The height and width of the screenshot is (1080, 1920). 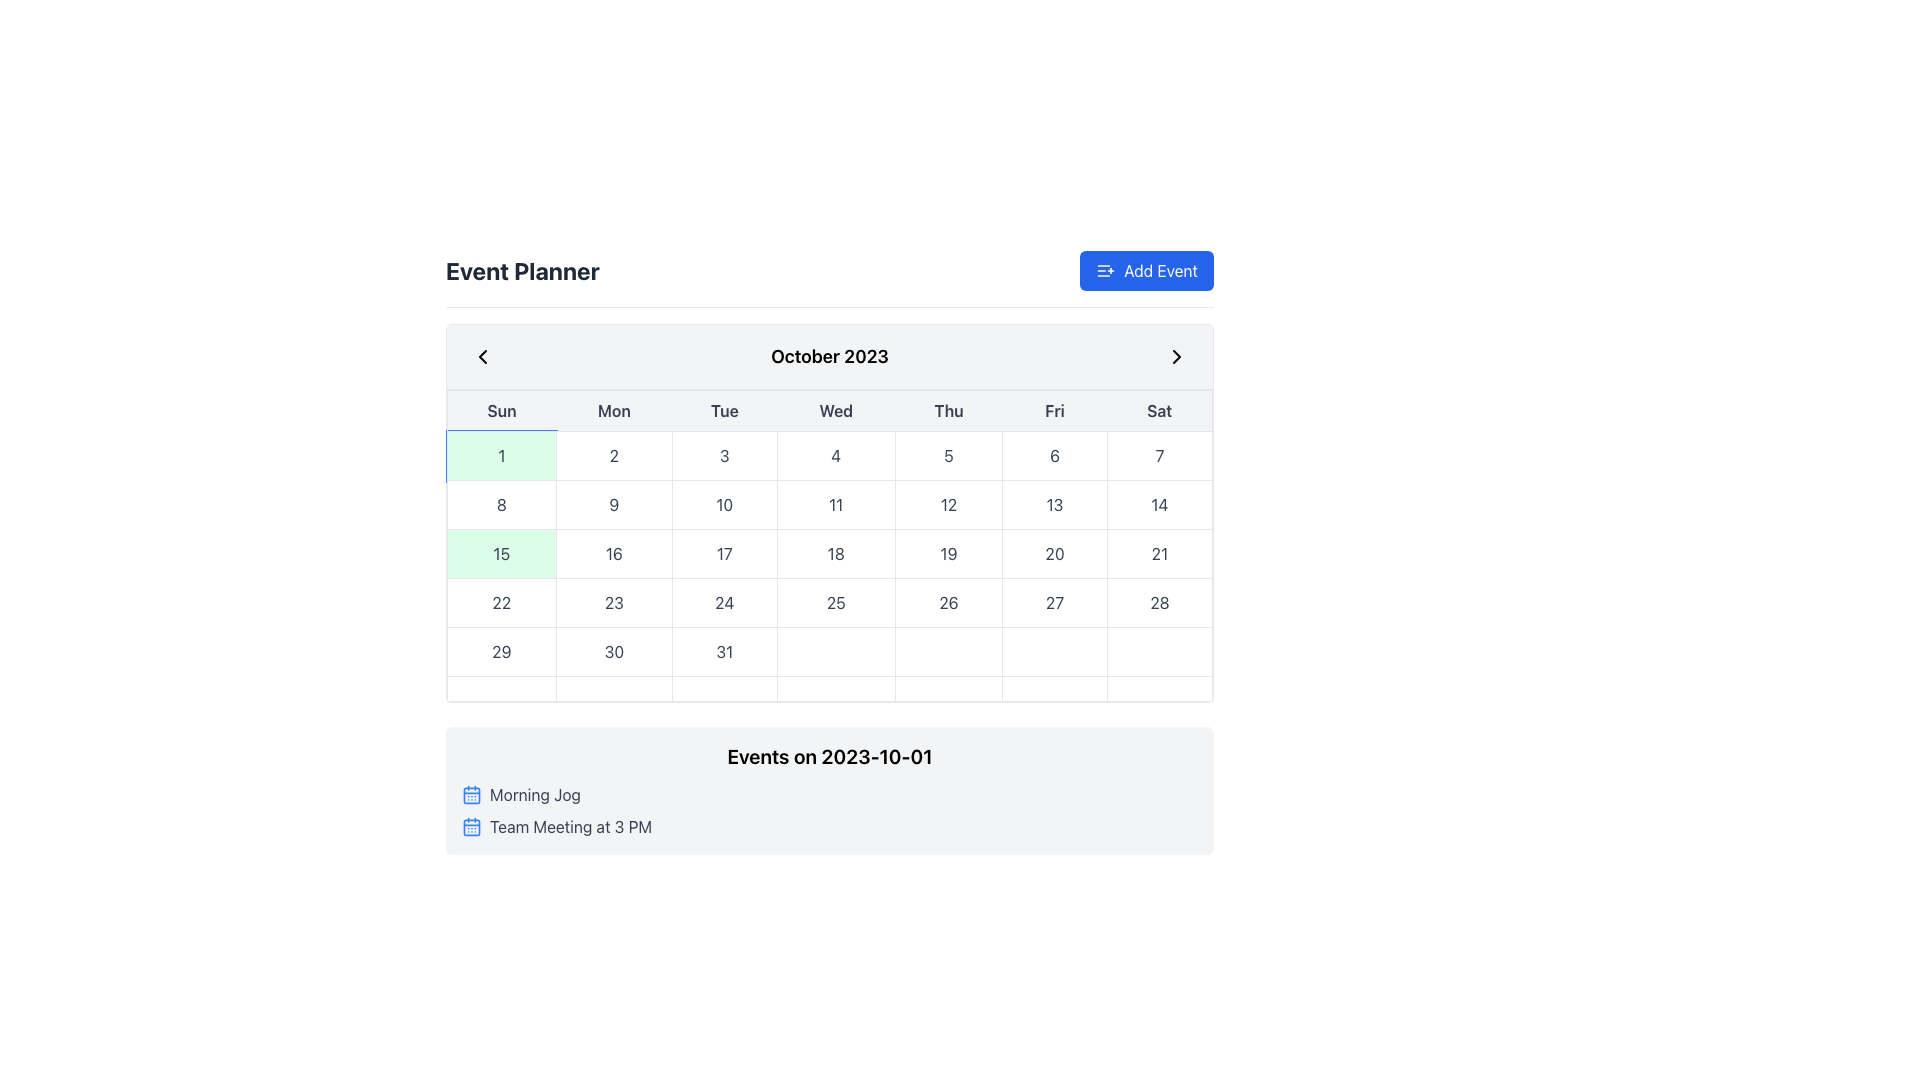 I want to click on the left navigation button icon in the calendar interface to potentially see a tooltip, so click(x=483, y=356).